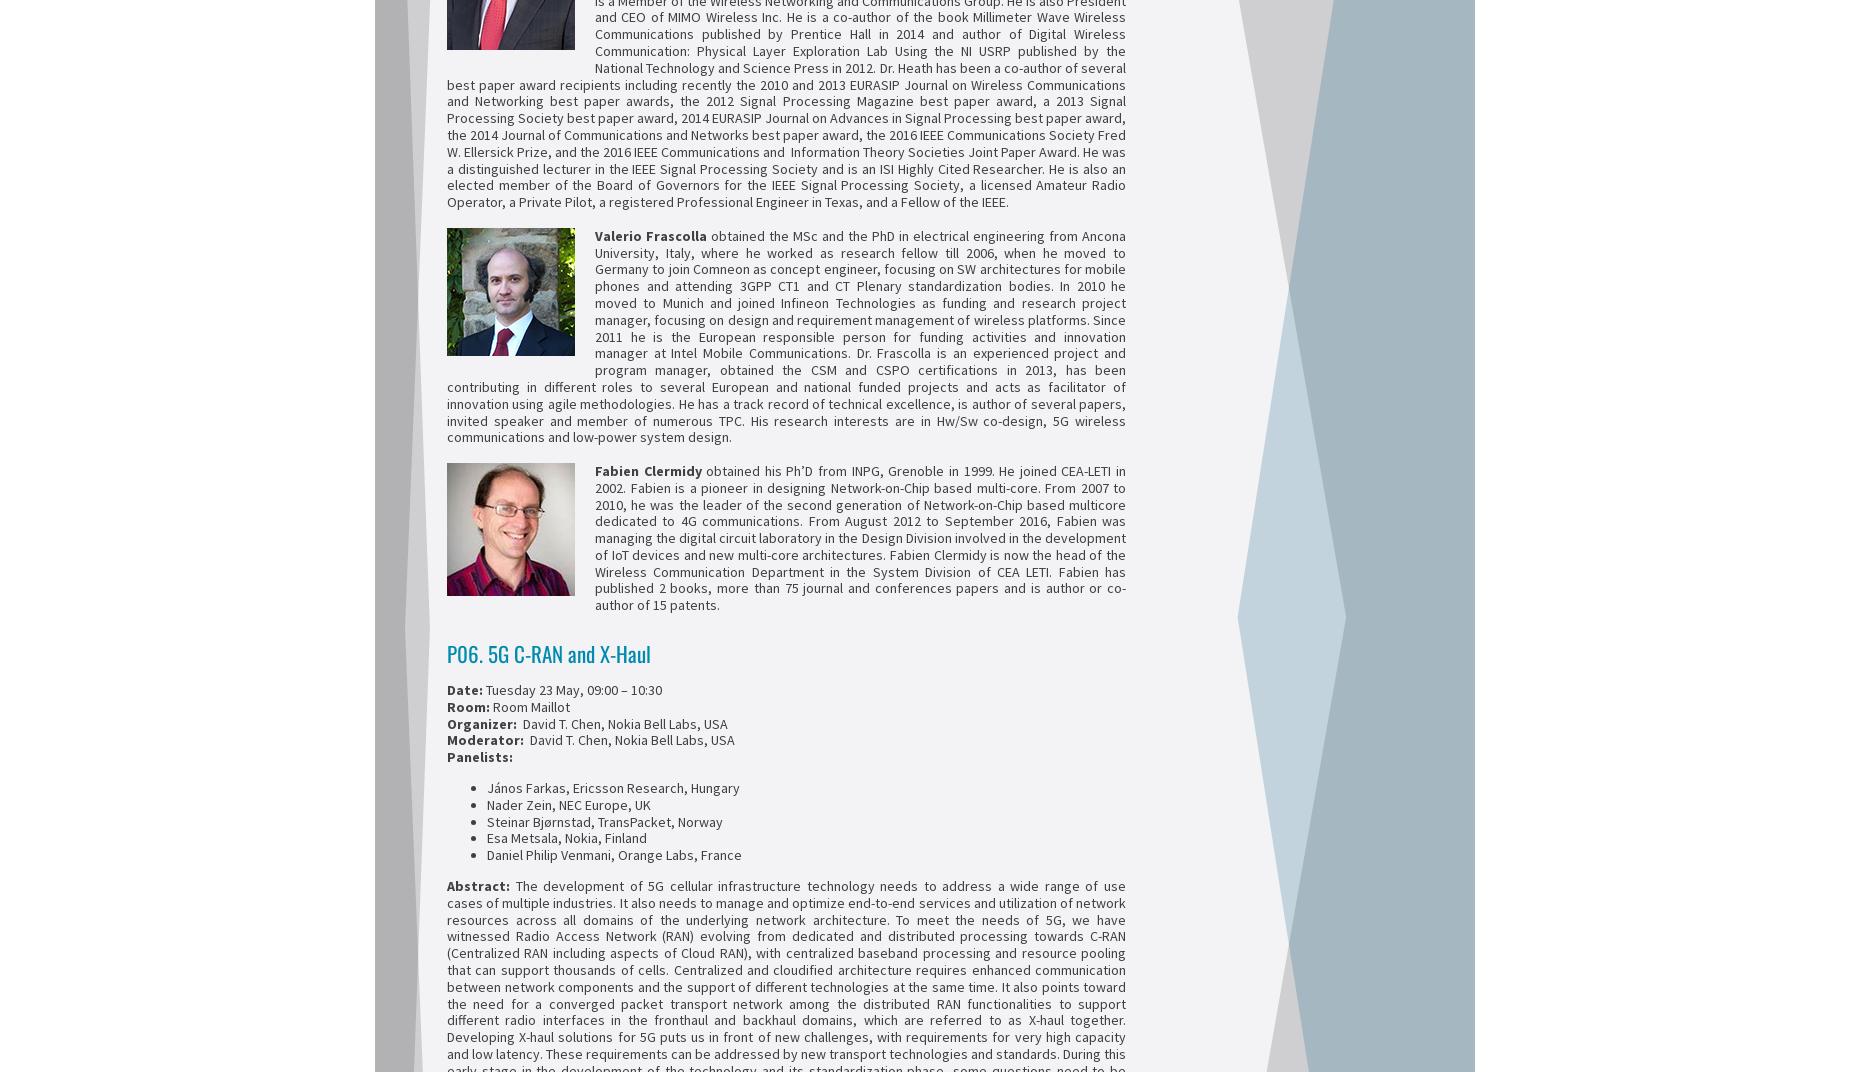 The width and height of the screenshot is (1850, 1072). What do you see at coordinates (445, 886) in the screenshot?
I see `'Abstract:'` at bounding box center [445, 886].